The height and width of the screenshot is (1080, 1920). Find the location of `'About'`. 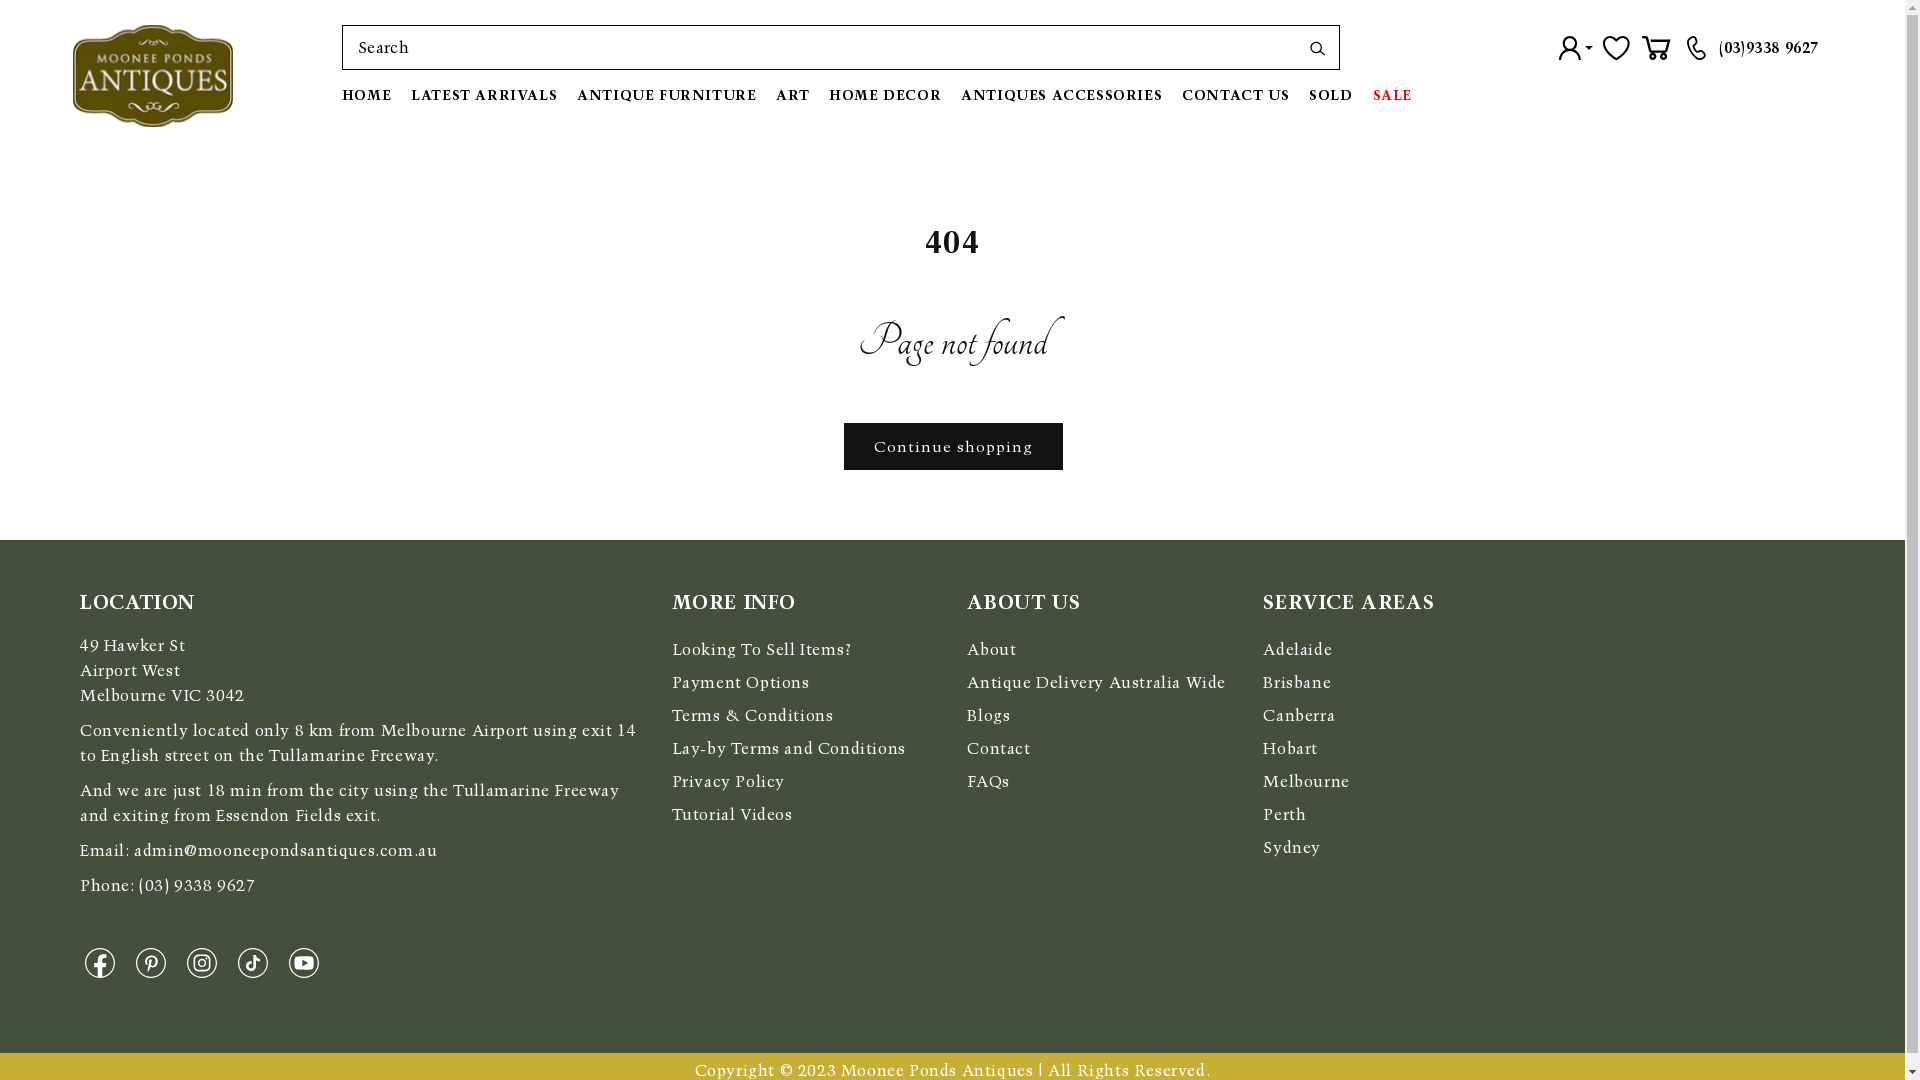

'About' is located at coordinates (966, 649).